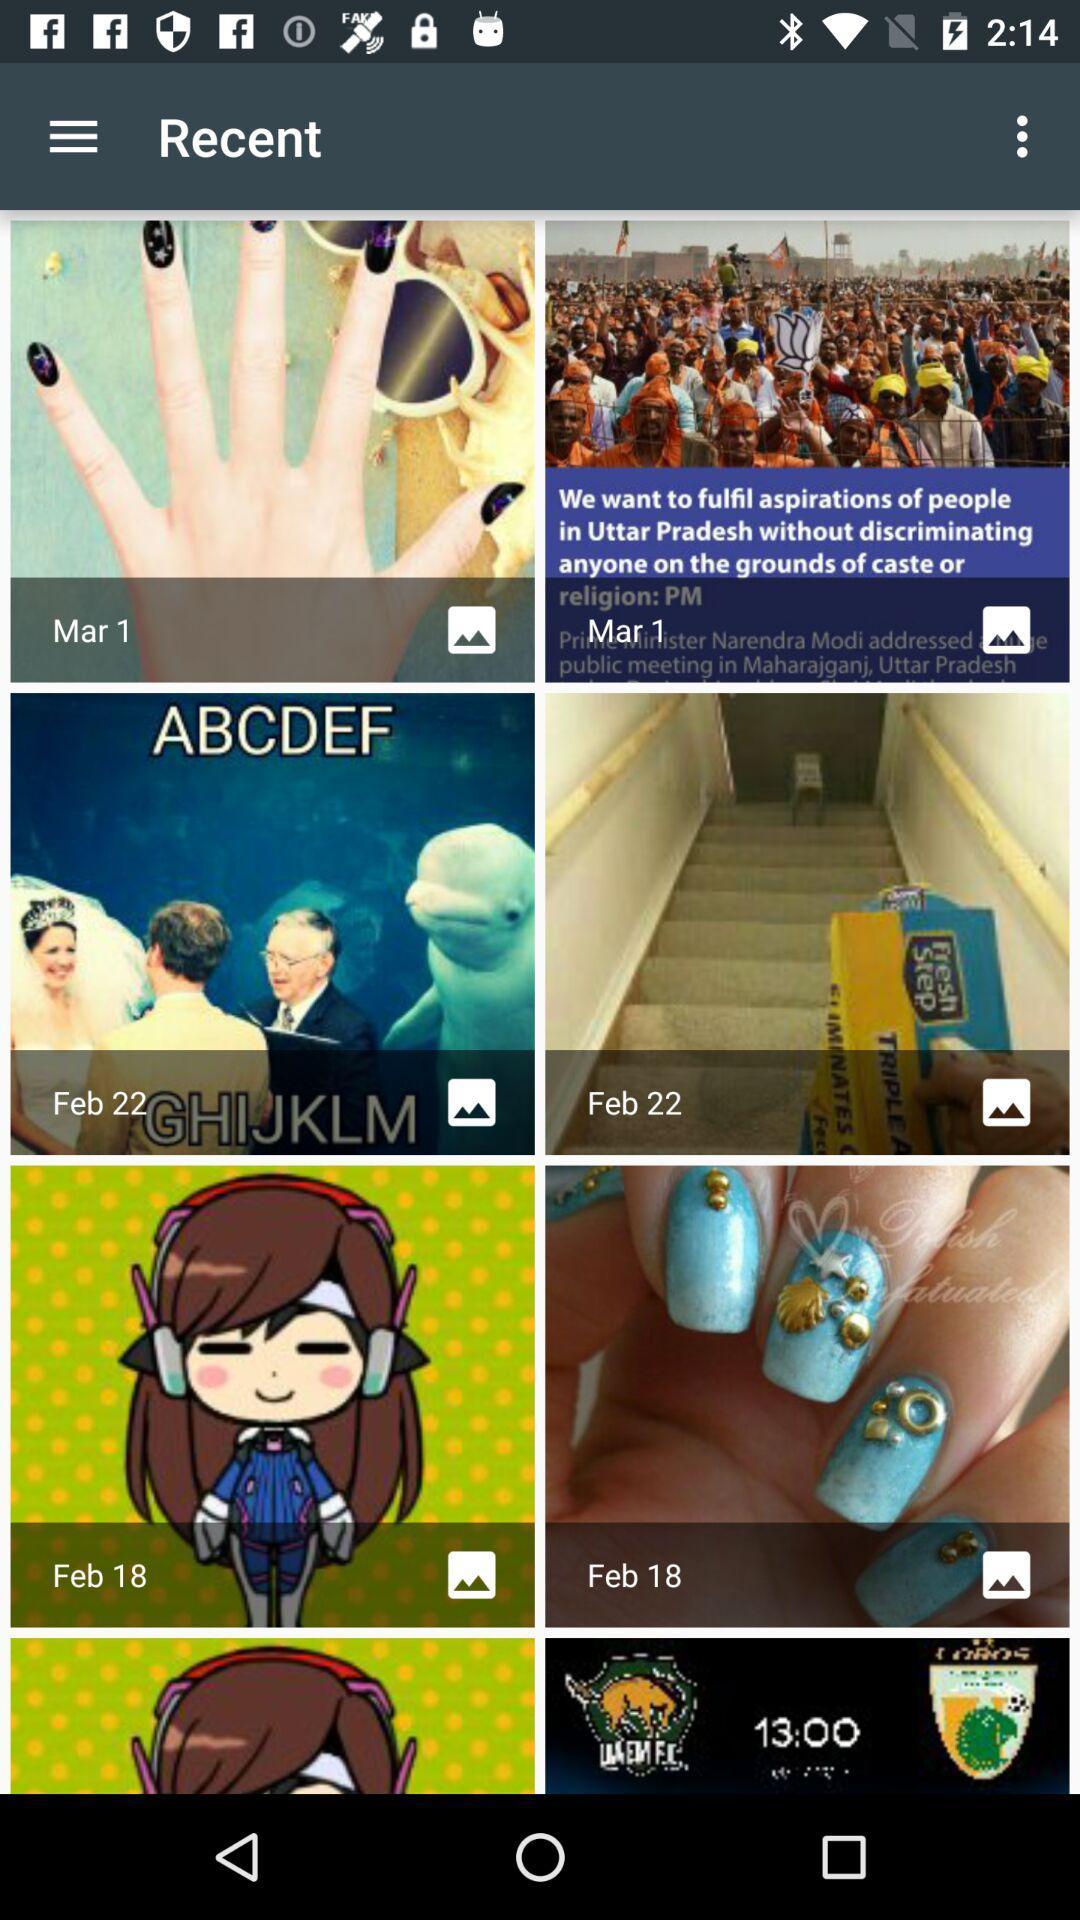  Describe the element at coordinates (1027, 135) in the screenshot. I see `app next to the recent item` at that location.